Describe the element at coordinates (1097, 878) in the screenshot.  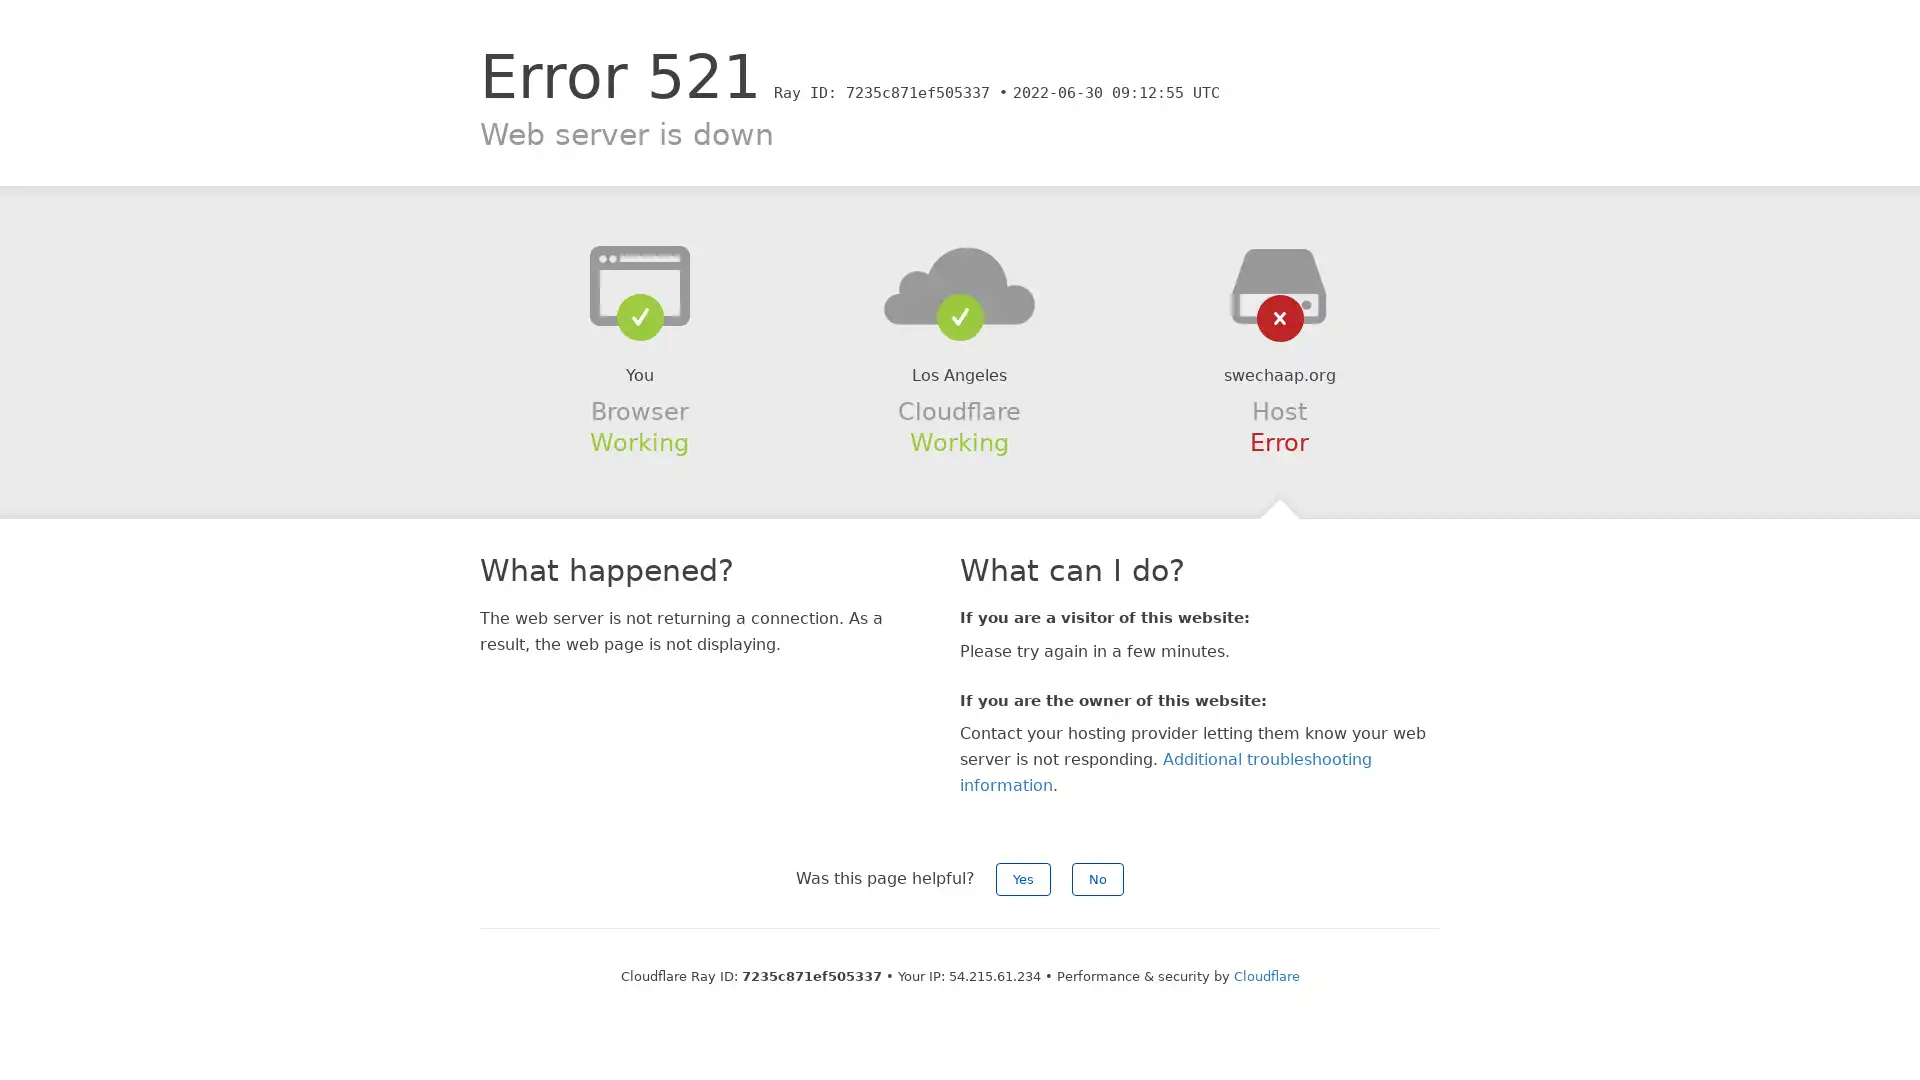
I see `No` at that location.